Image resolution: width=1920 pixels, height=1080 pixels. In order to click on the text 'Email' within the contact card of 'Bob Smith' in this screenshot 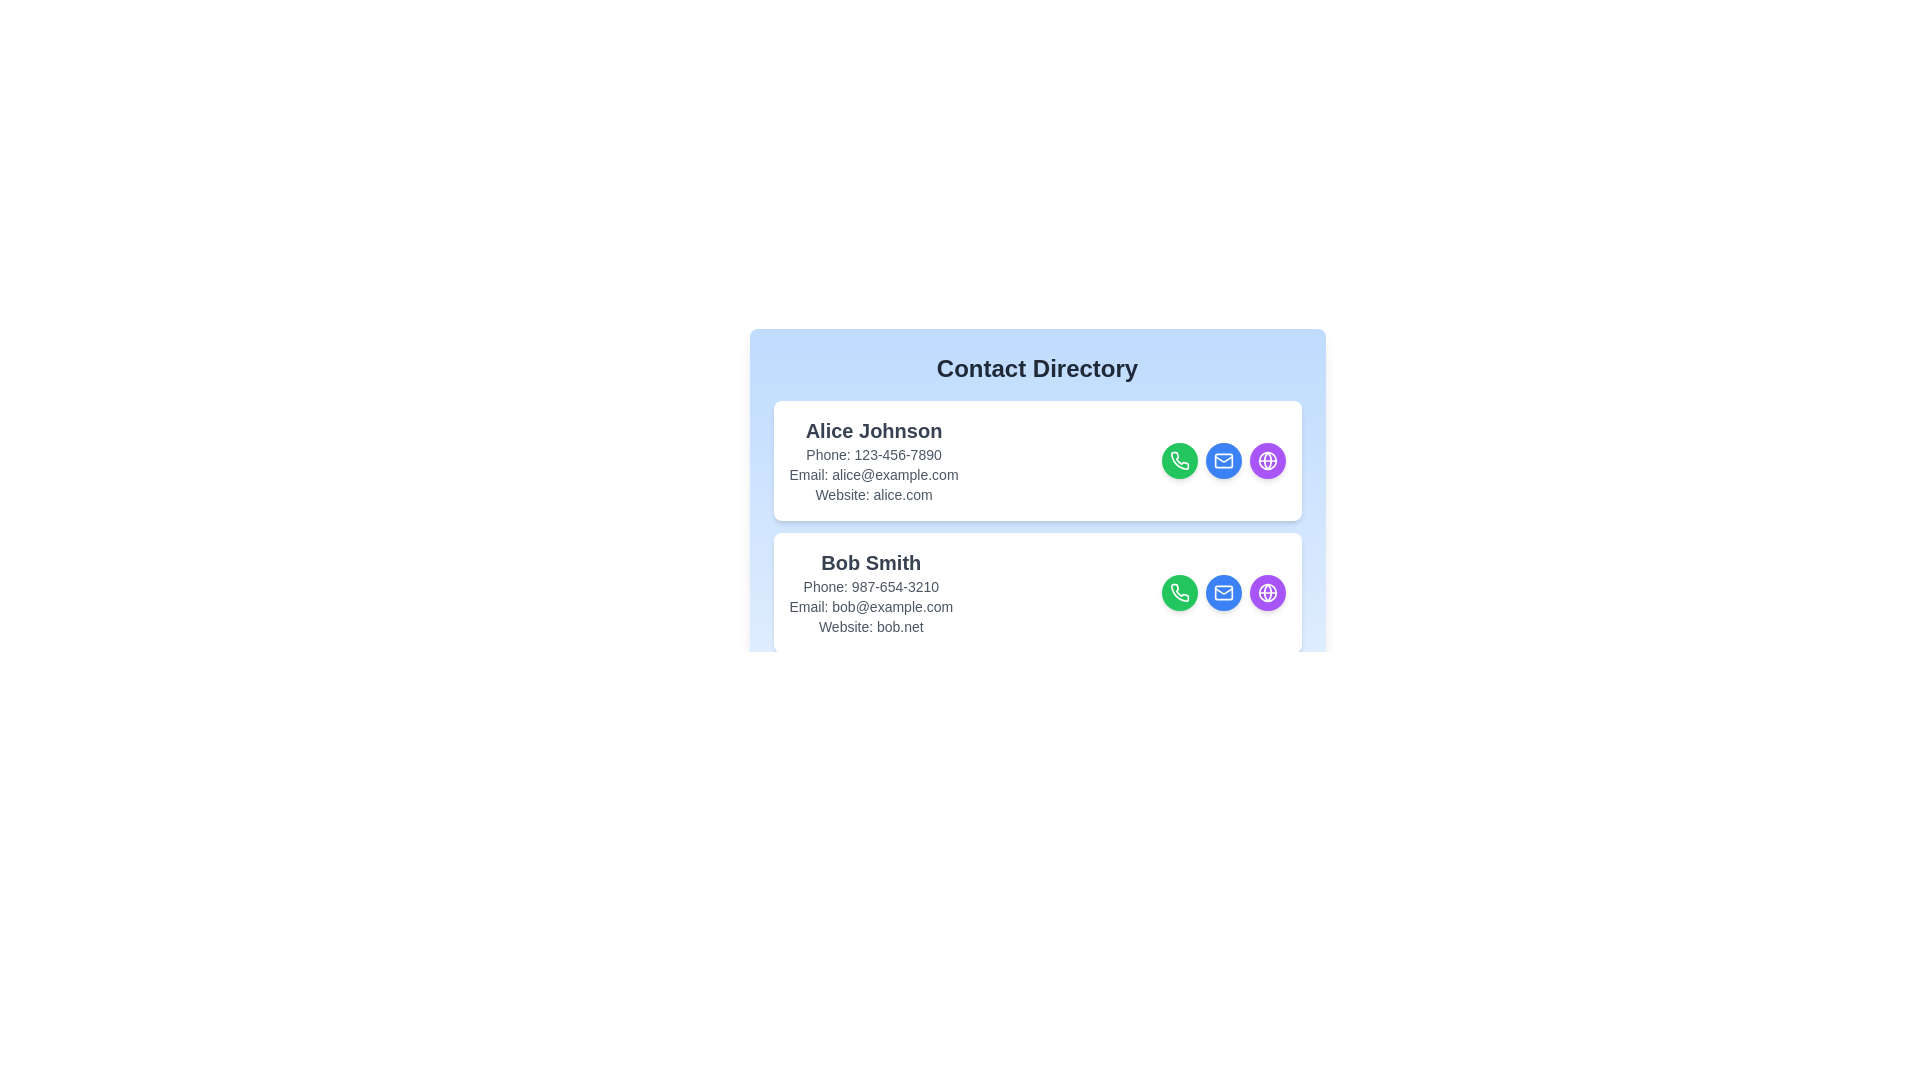, I will do `click(870, 605)`.